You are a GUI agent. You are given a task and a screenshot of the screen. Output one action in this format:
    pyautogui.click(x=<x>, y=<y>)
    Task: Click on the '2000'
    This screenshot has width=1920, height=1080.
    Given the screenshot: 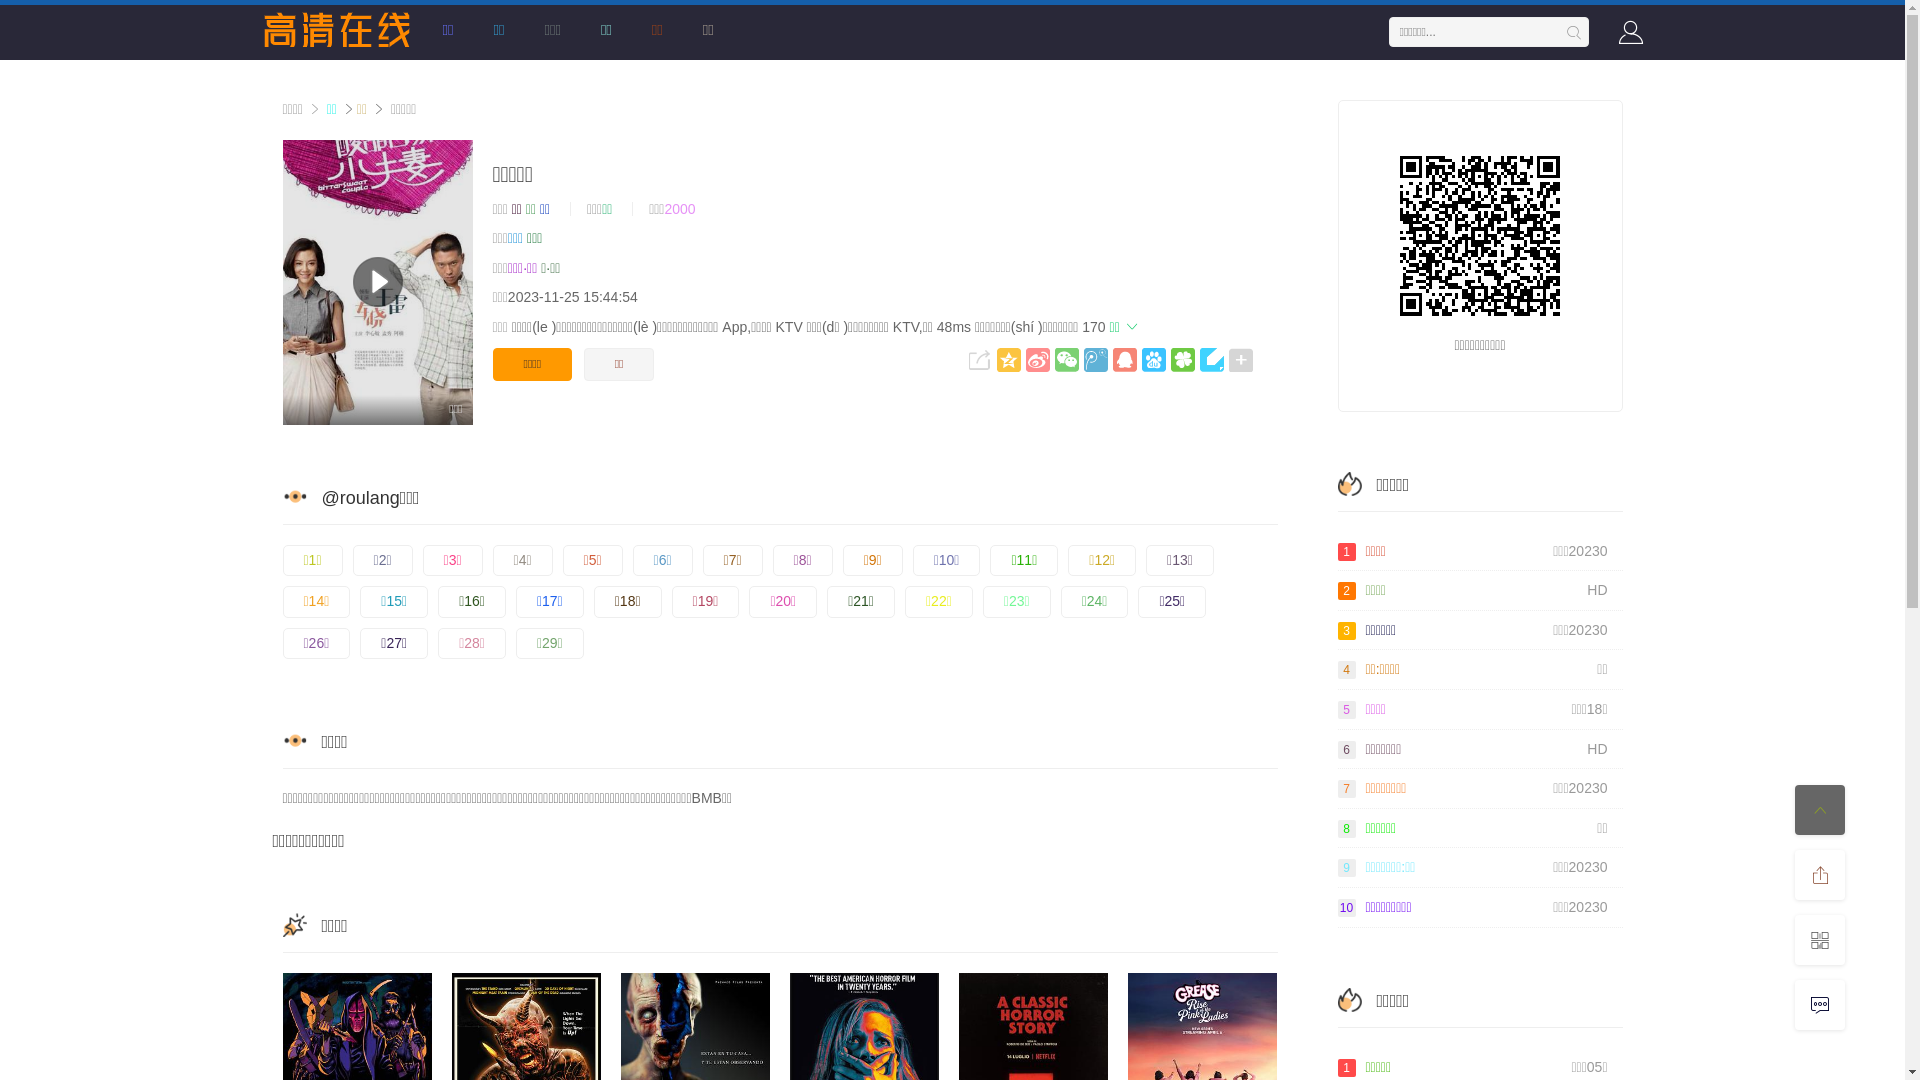 What is the action you would take?
    pyautogui.click(x=679, y=208)
    